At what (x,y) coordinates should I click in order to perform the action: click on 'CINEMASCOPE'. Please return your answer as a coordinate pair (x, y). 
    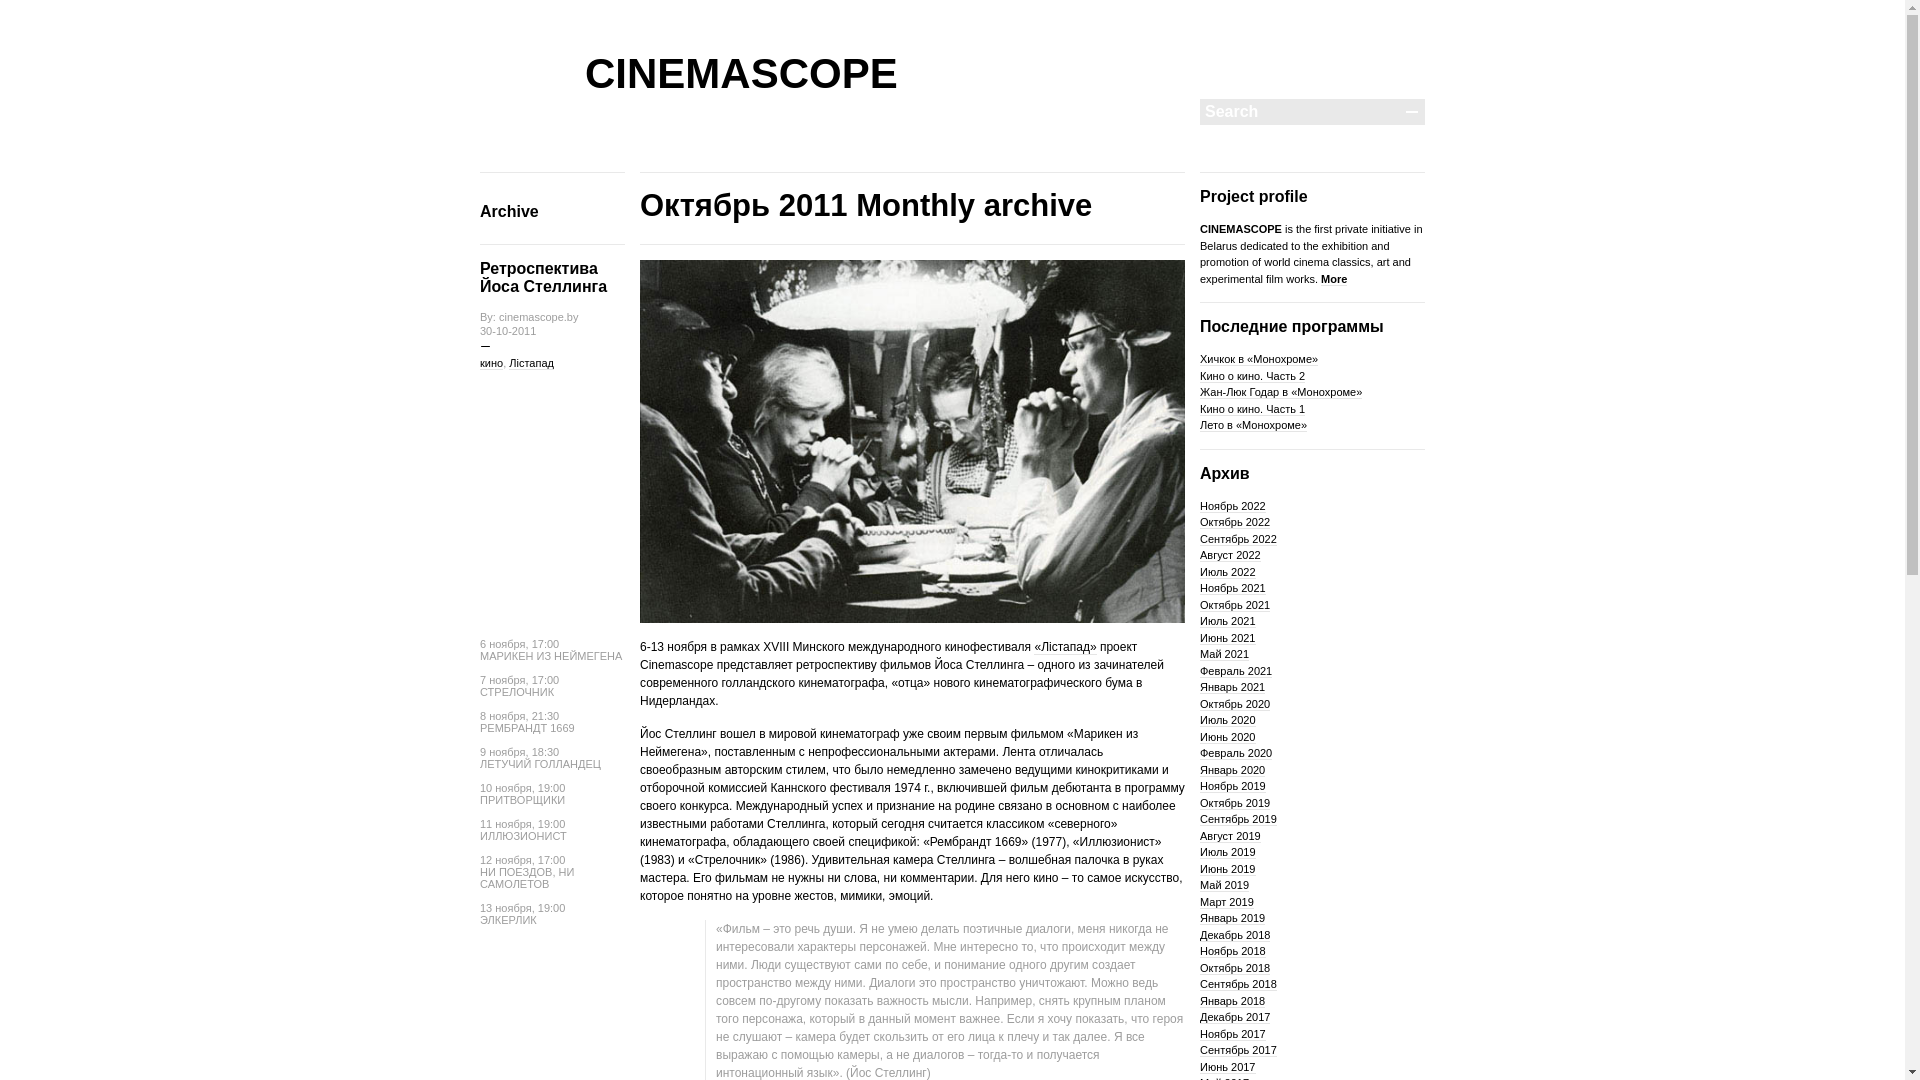
    Looking at the image, I should click on (740, 72).